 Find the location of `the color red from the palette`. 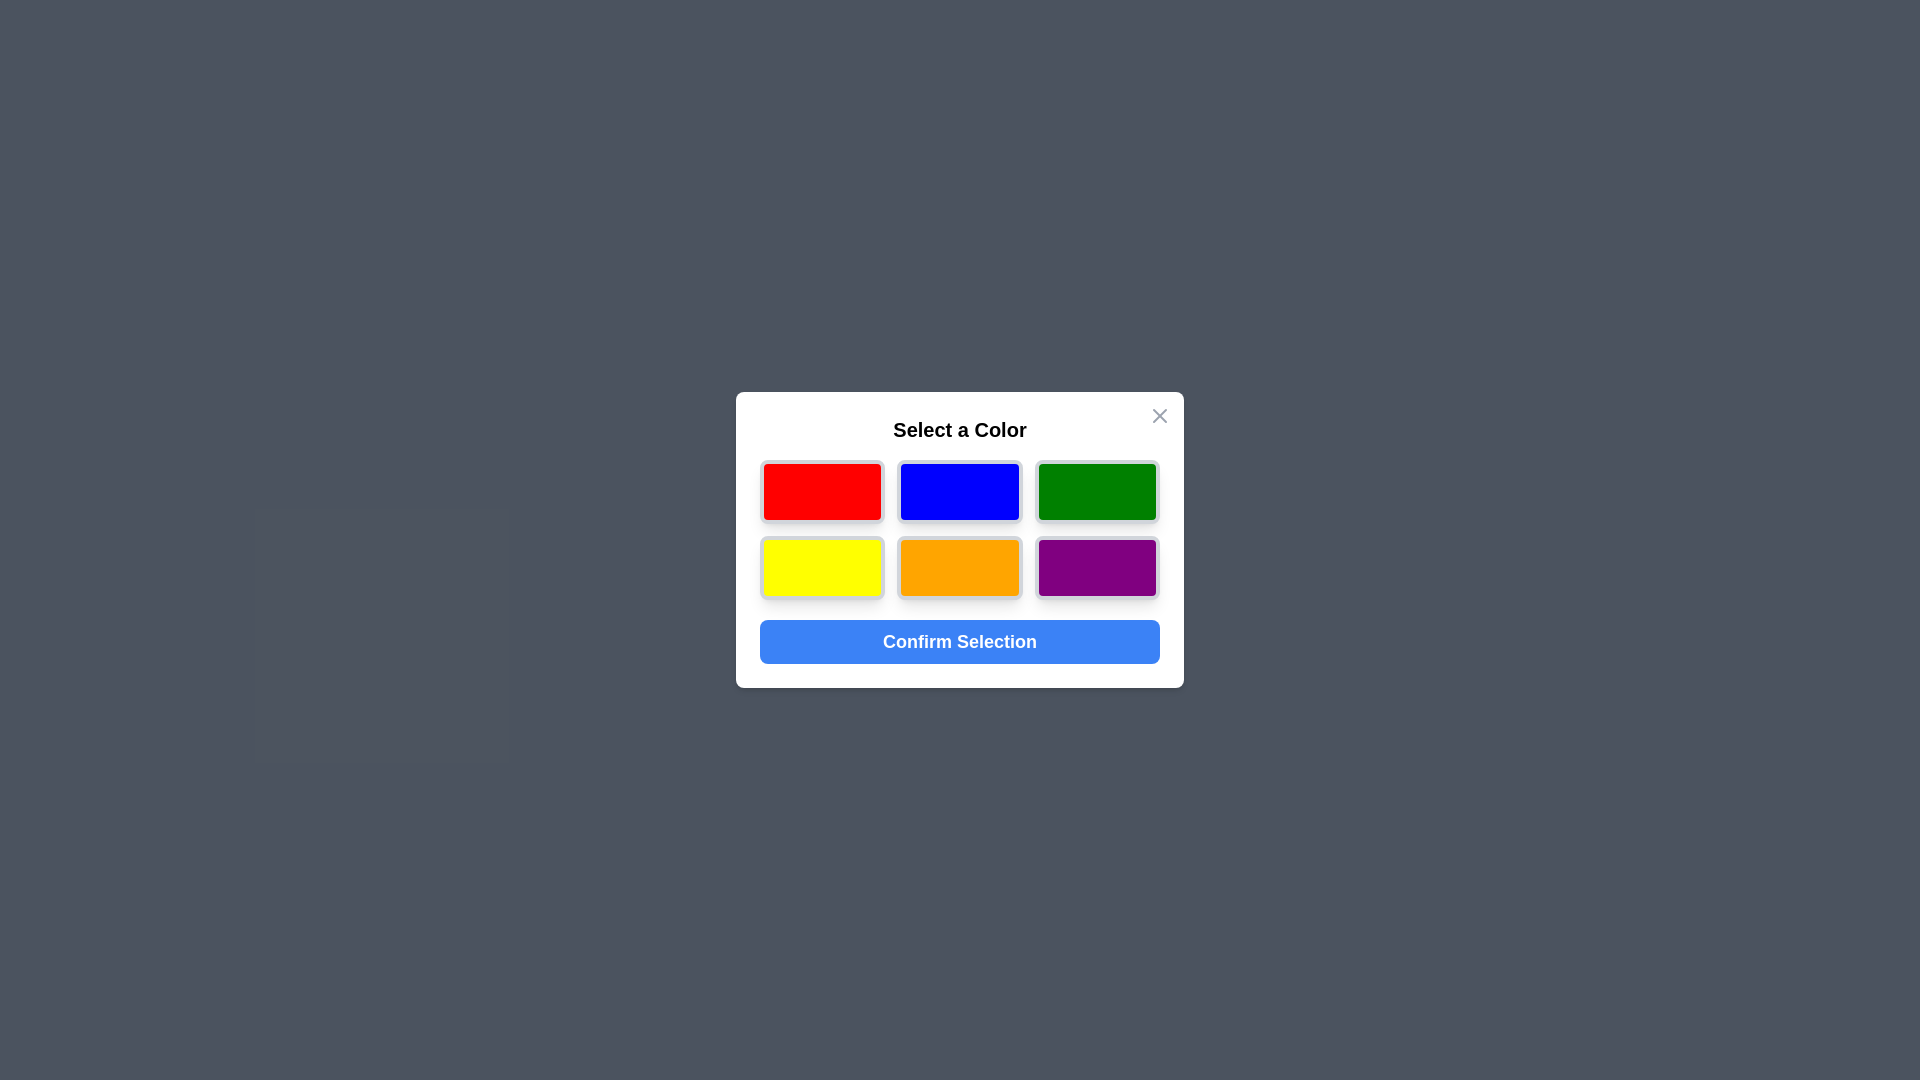

the color red from the palette is located at coordinates (821, 492).